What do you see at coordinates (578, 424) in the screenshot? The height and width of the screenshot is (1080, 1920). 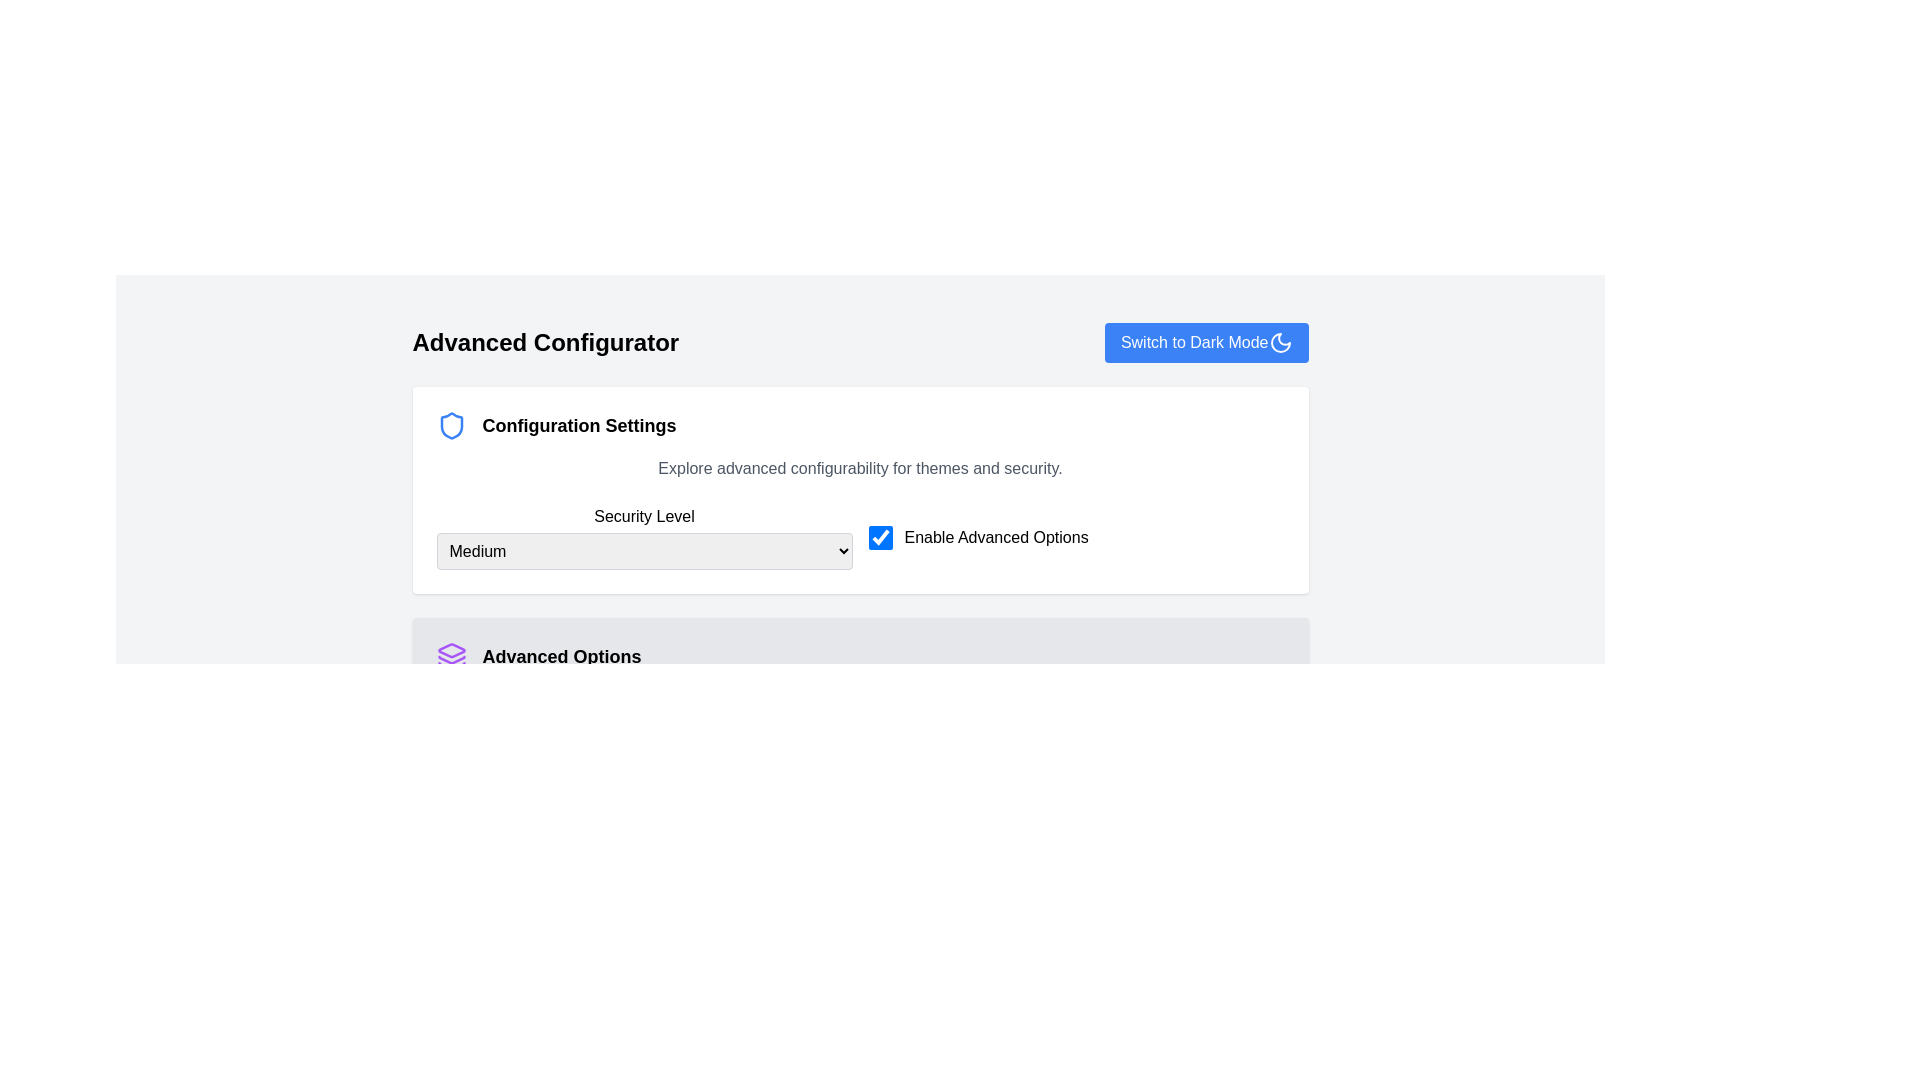 I see `text content of the header label located in the center-left portion of the configuration section, adjacent to the shield icon` at bounding box center [578, 424].